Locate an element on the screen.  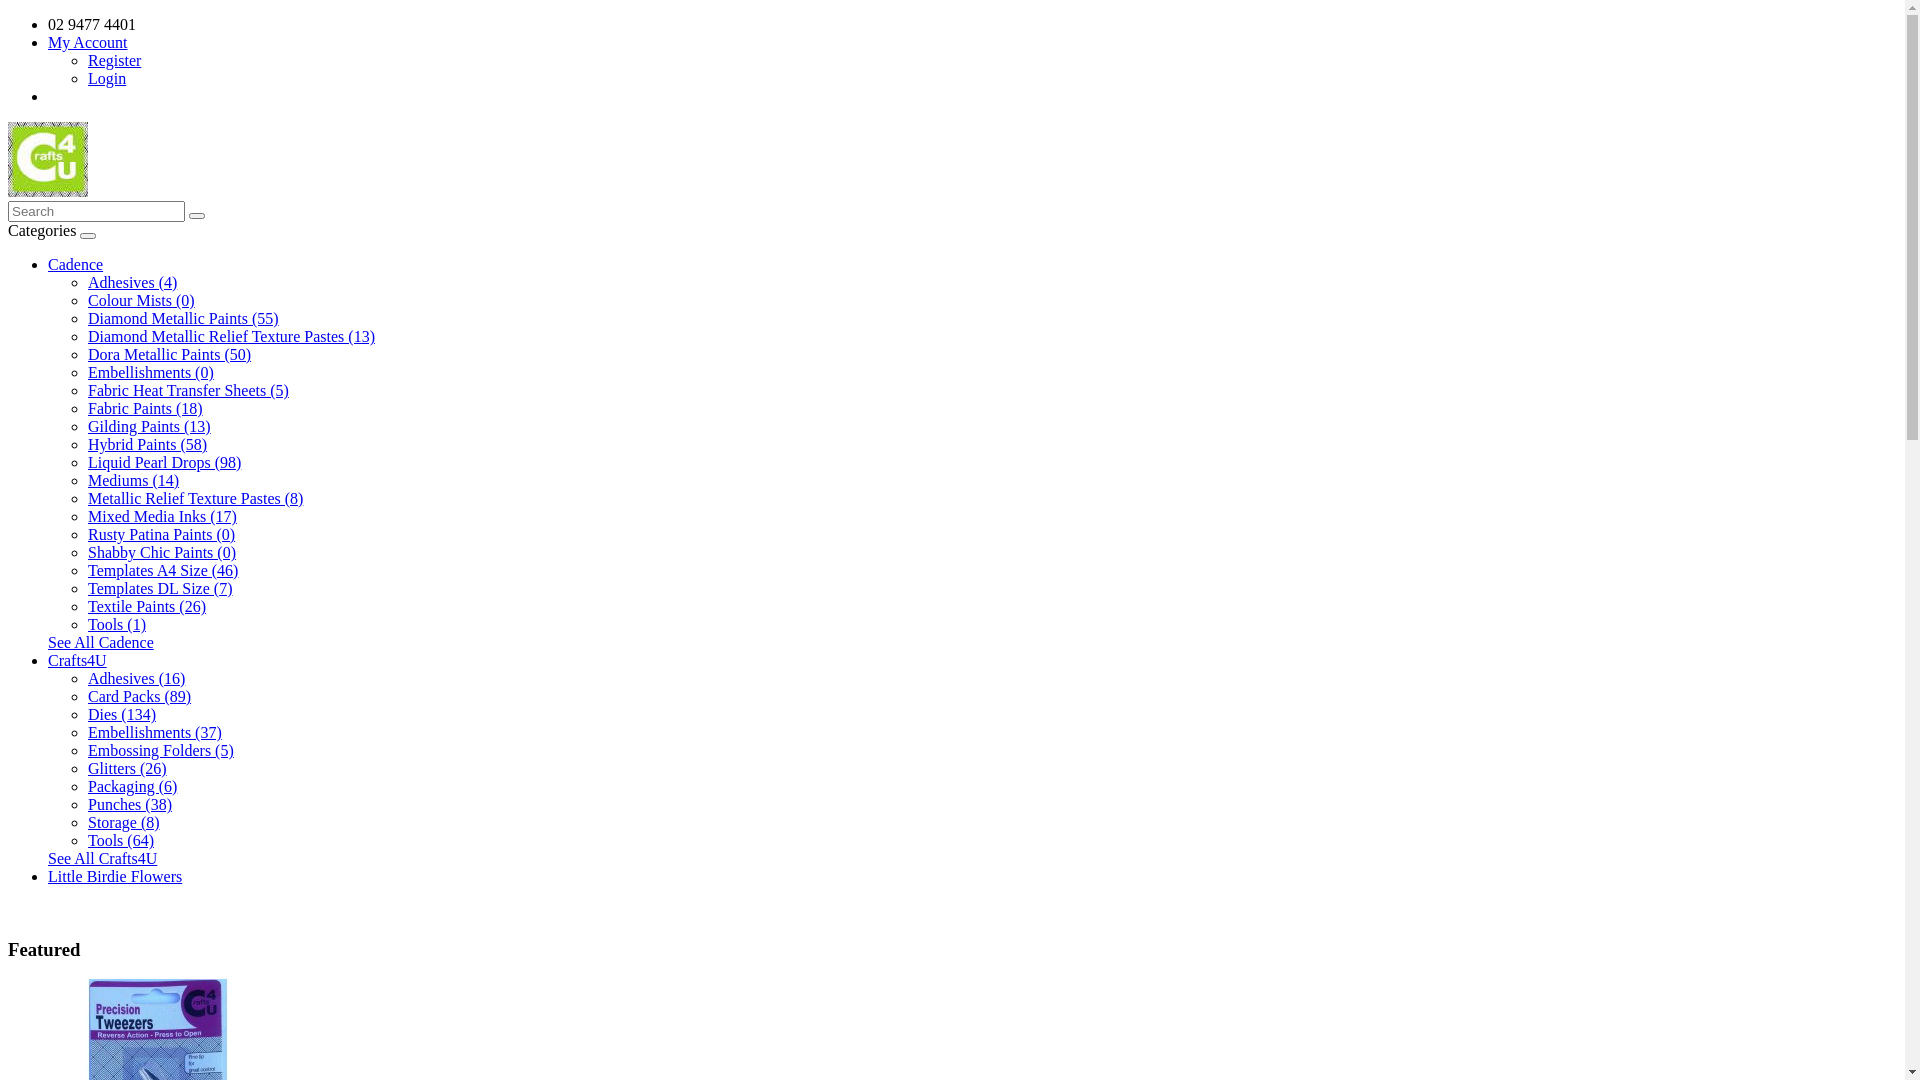
'Glitters (26)' is located at coordinates (126, 767).